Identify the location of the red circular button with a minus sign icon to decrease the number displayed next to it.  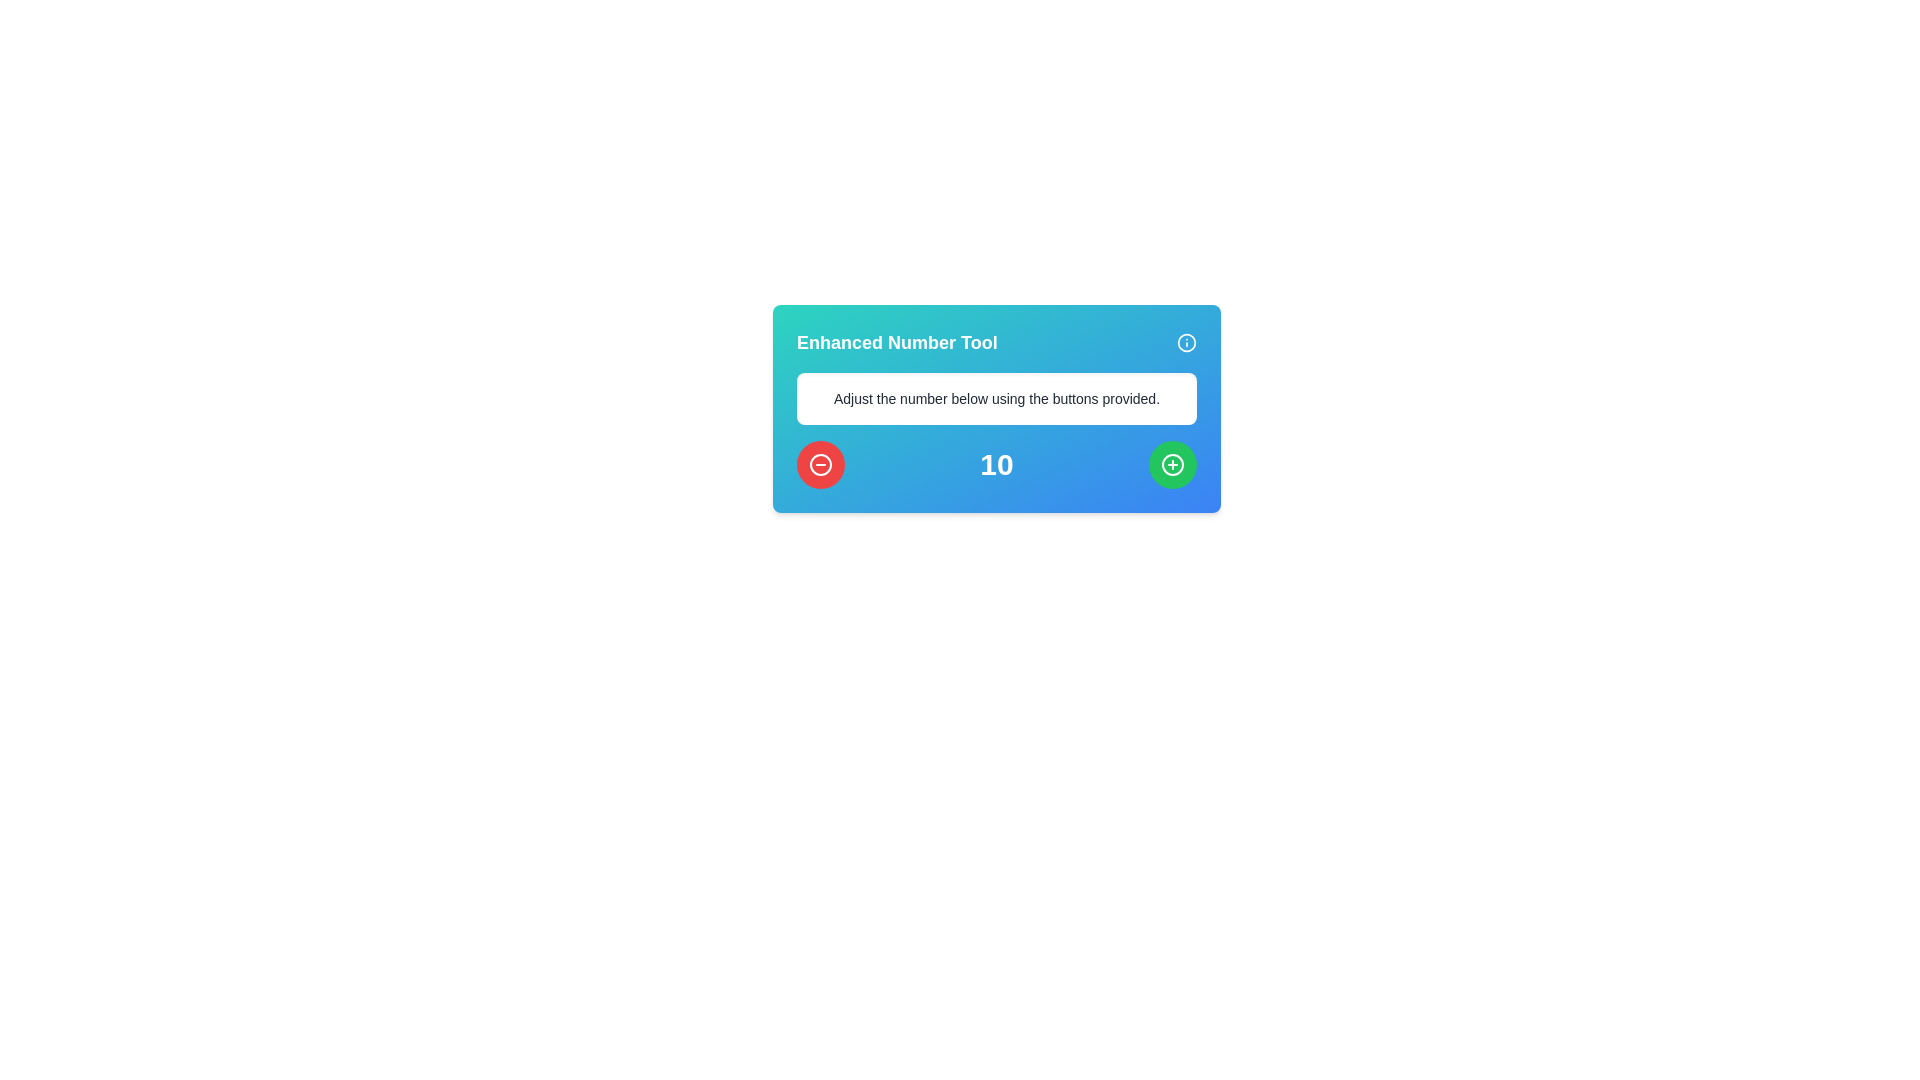
(820, 465).